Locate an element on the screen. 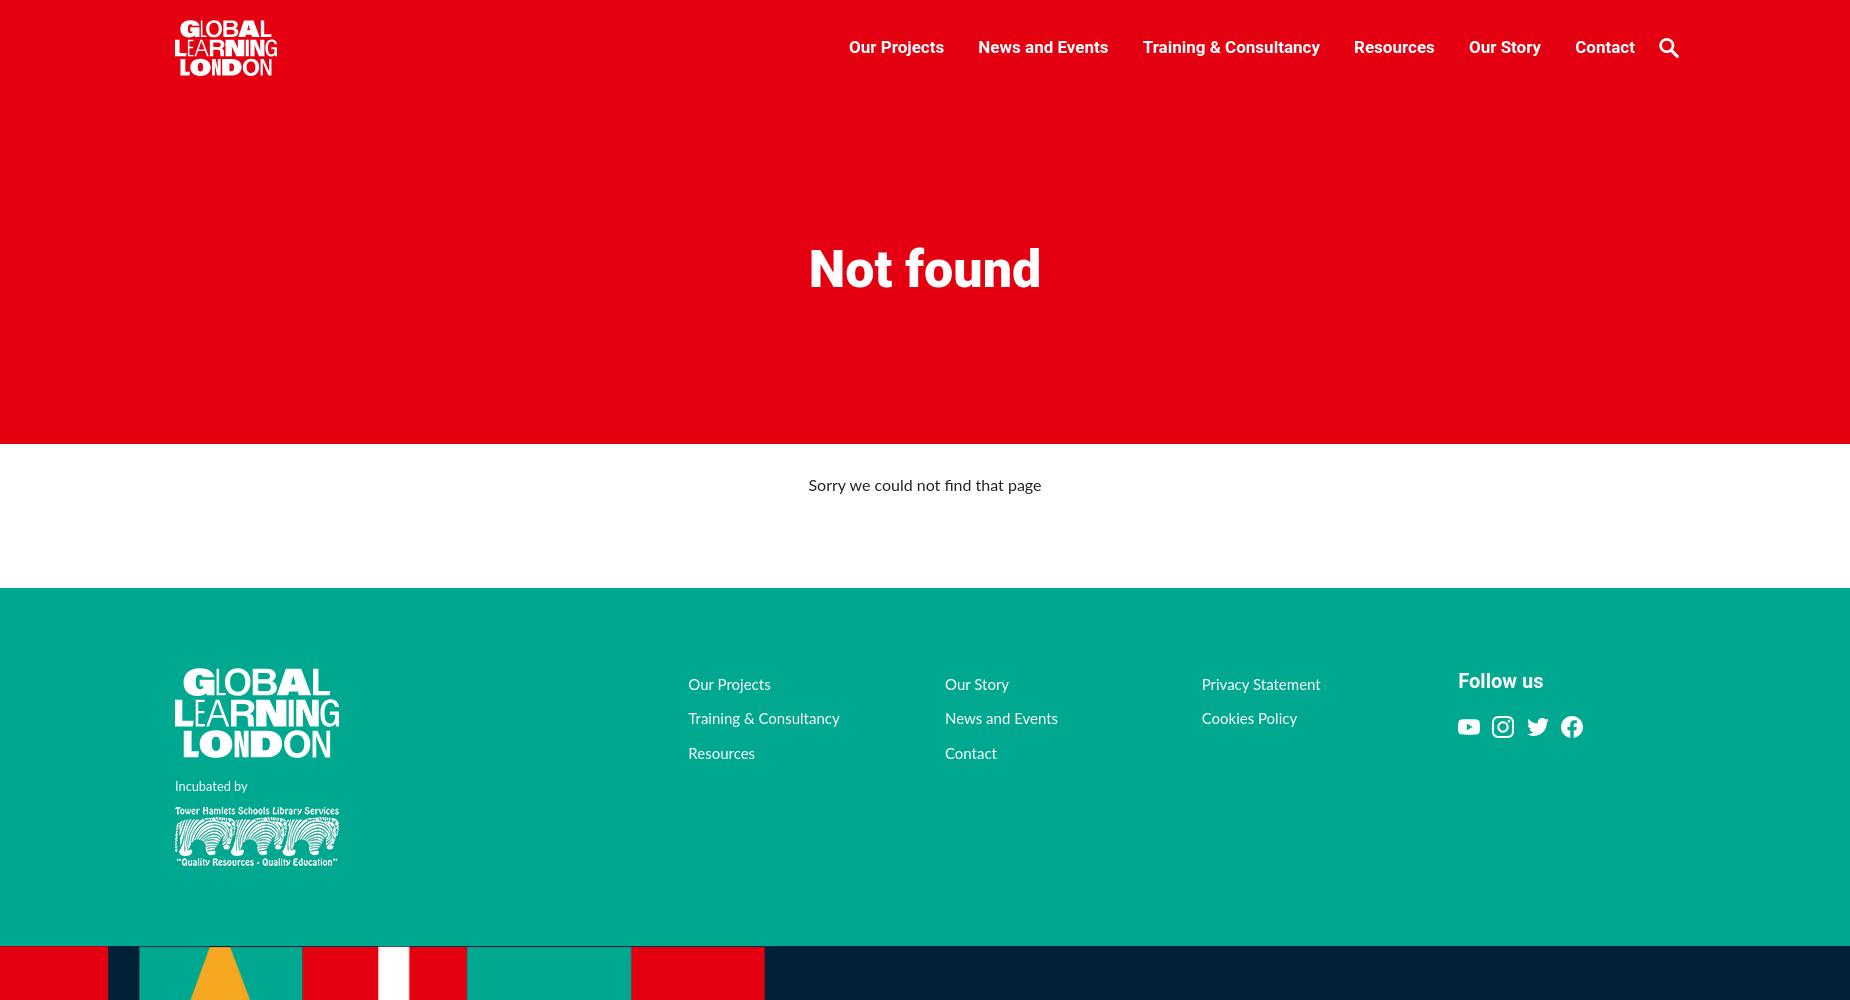  'Our Story' is located at coordinates (975, 684).